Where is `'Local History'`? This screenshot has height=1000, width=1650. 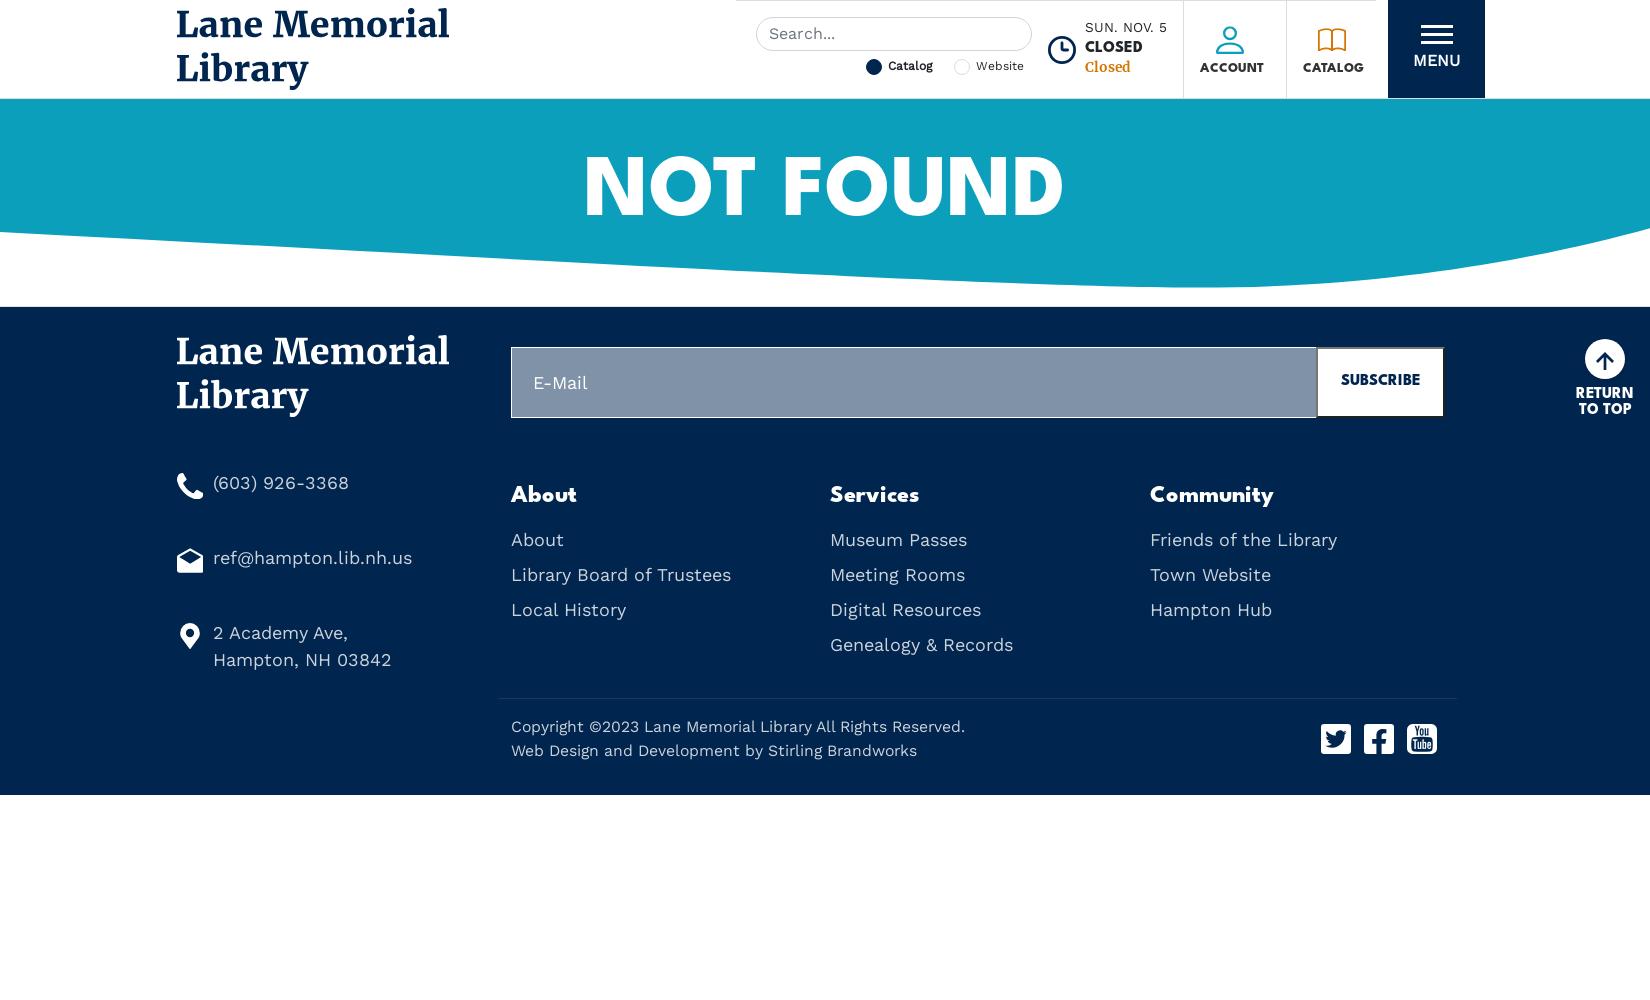
'Local History' is located at coordinates (510, 608).